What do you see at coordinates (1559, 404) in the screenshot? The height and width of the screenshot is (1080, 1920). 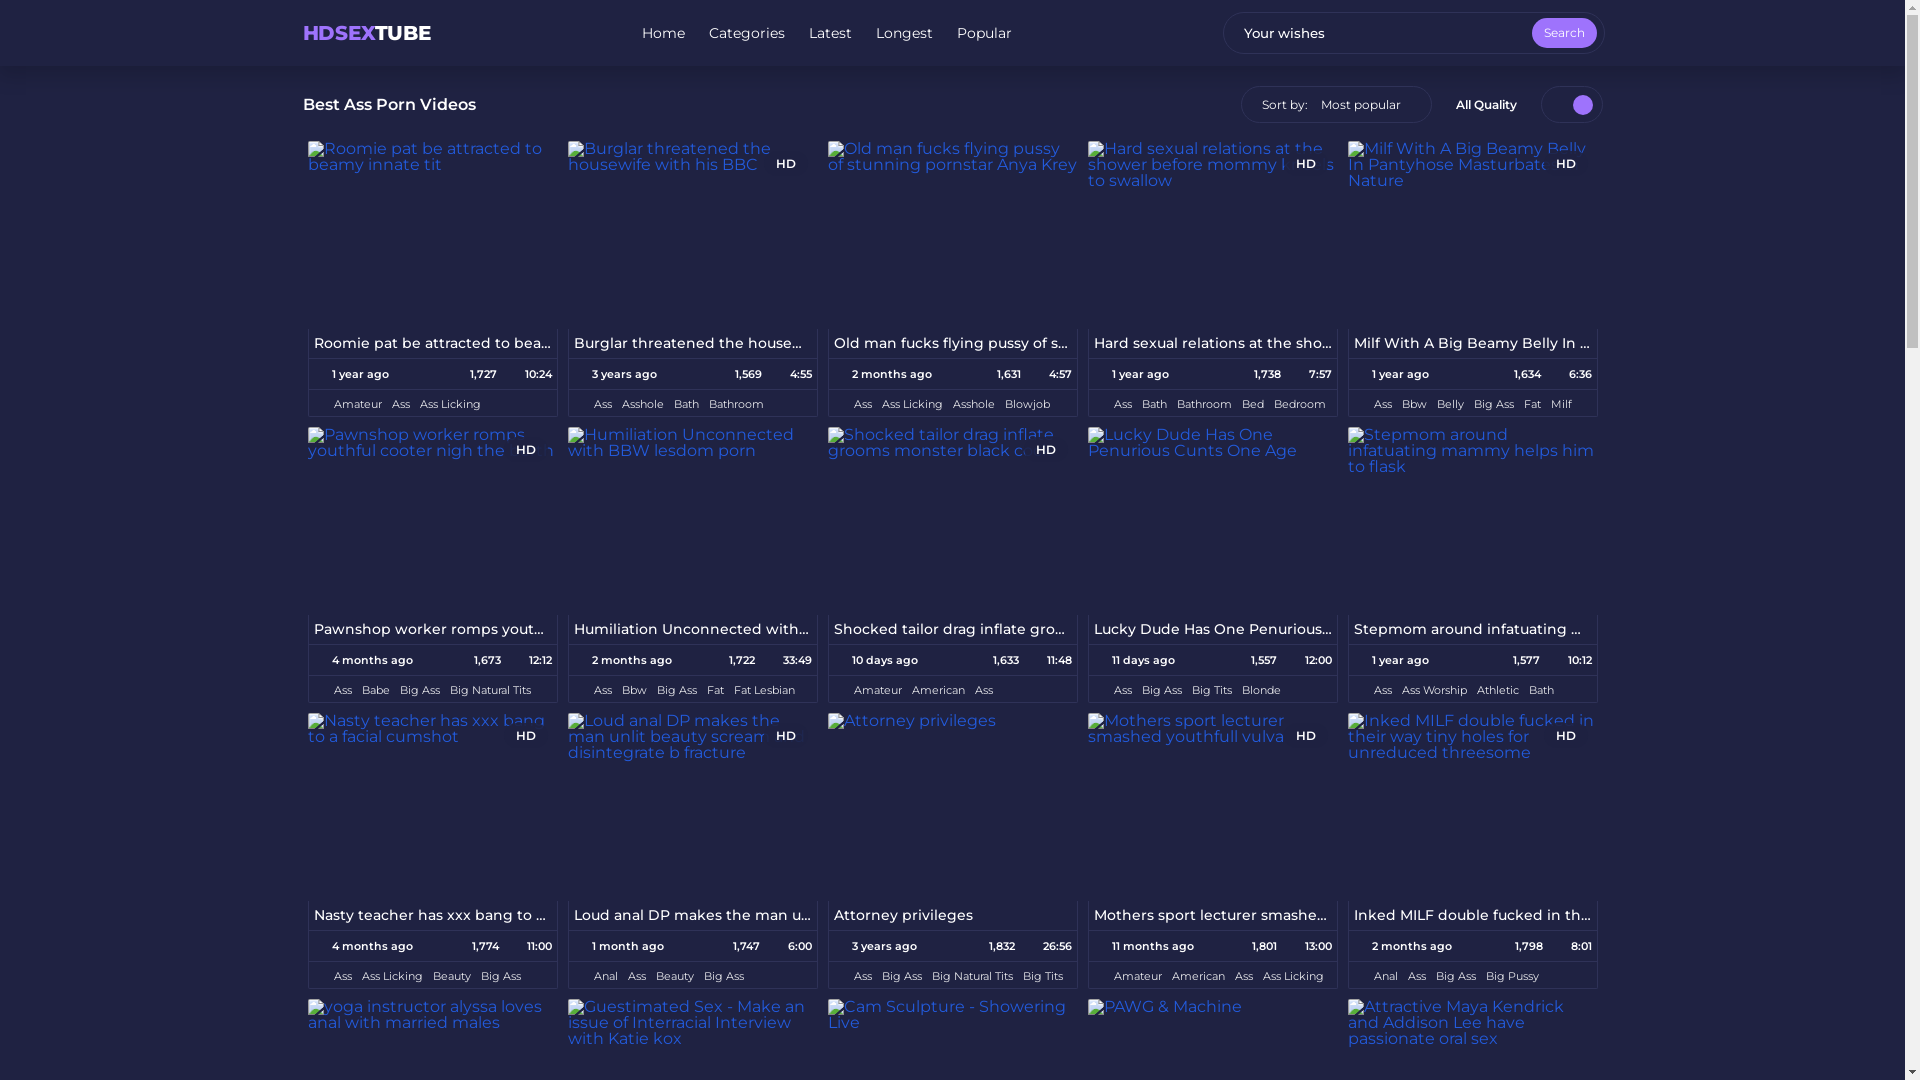 I see `'Milf'` at bounding box center [1559, 404].